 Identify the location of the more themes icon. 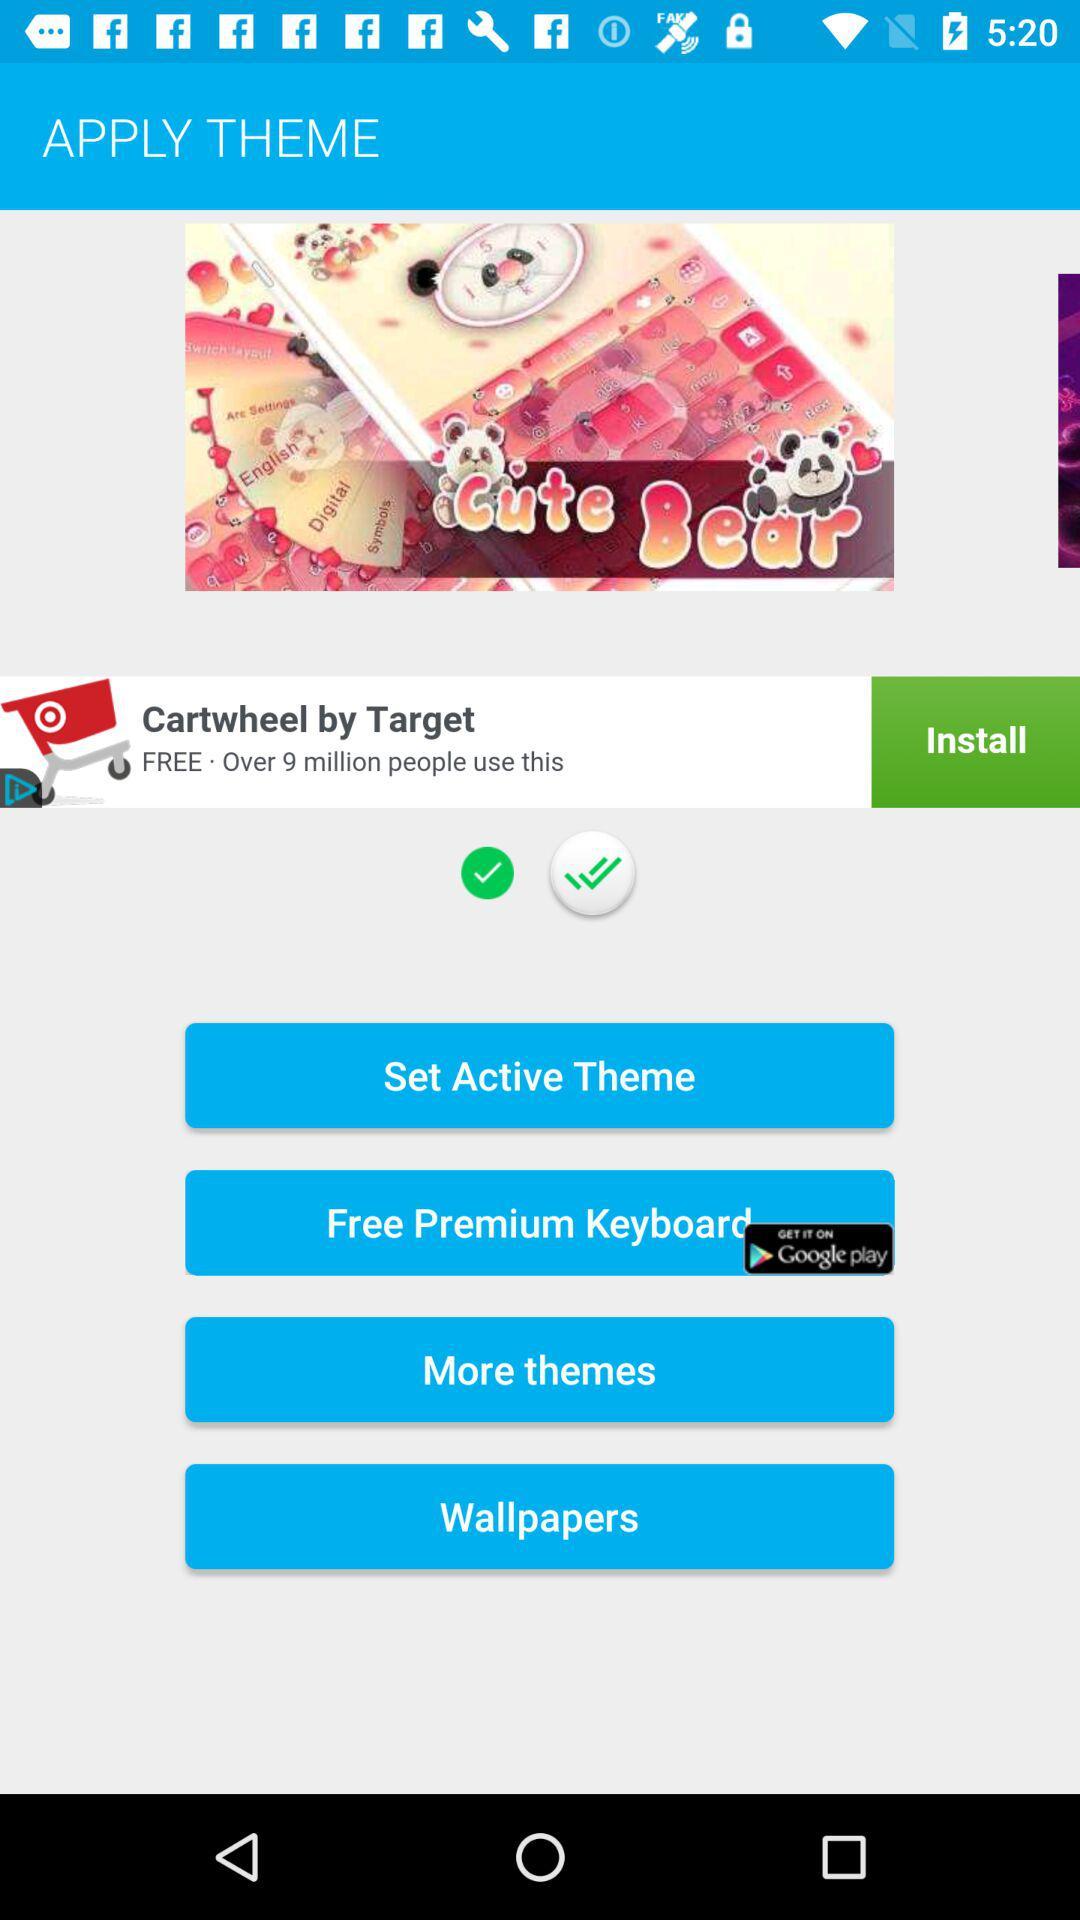
(538, 1368).